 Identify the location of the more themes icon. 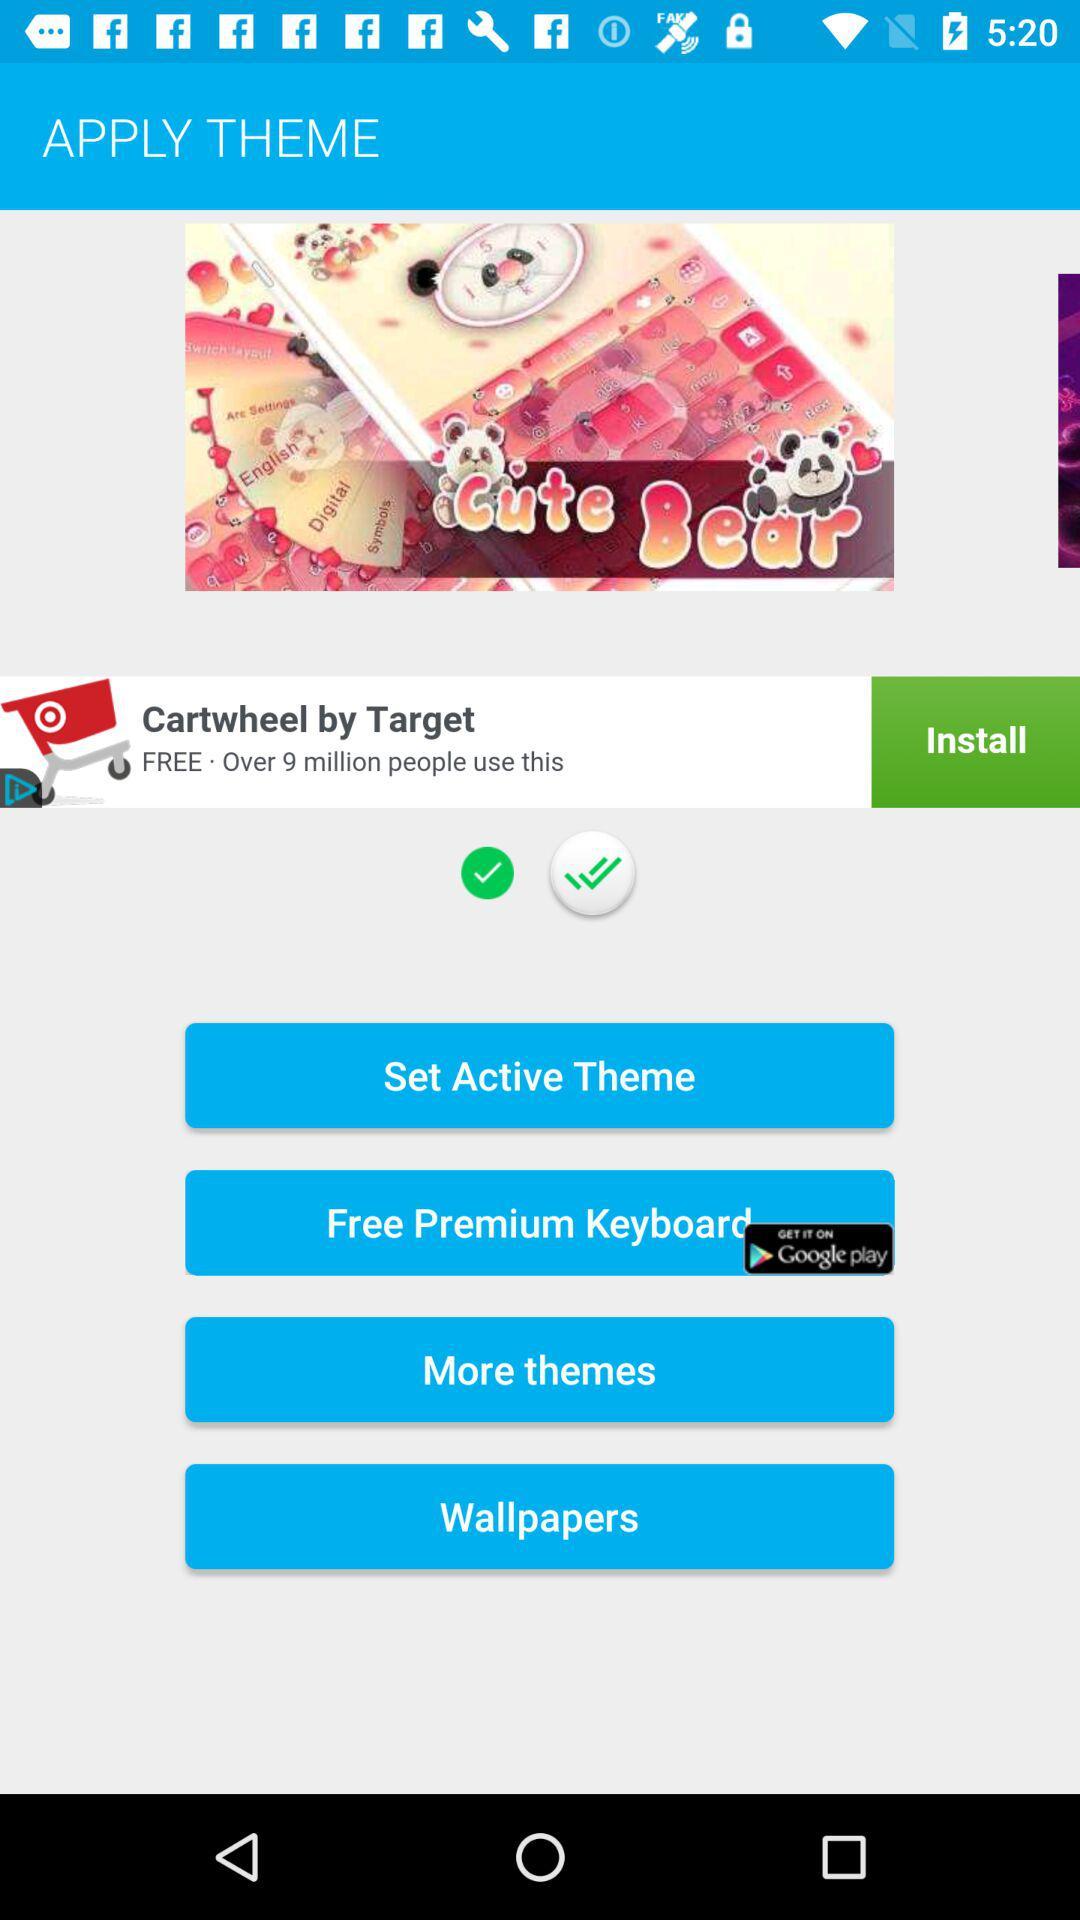
(538, 1368).